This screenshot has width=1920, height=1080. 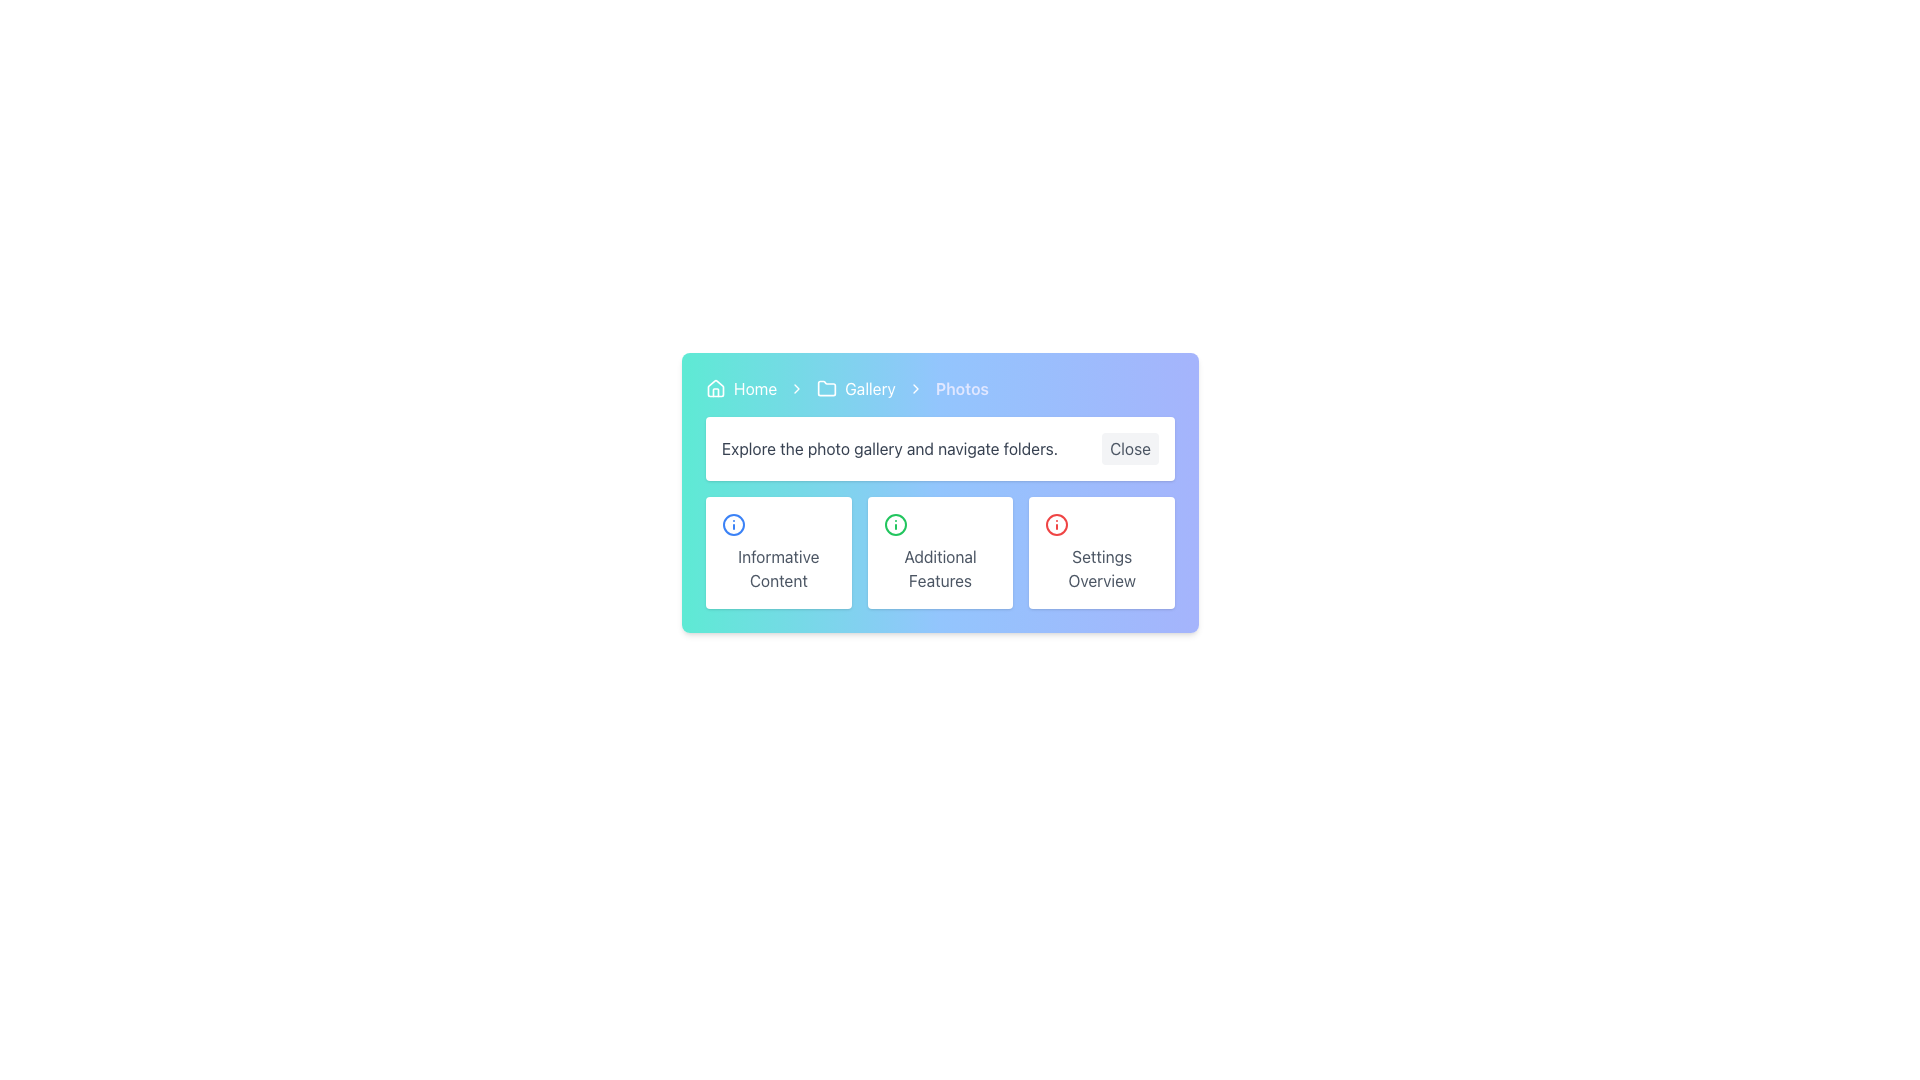 I want to click on the 'Home' text label in the breadcrumb navigation, which is positioned beside a house icon and has a plain white font on a gradient blue background, so click(x=754, y=389).